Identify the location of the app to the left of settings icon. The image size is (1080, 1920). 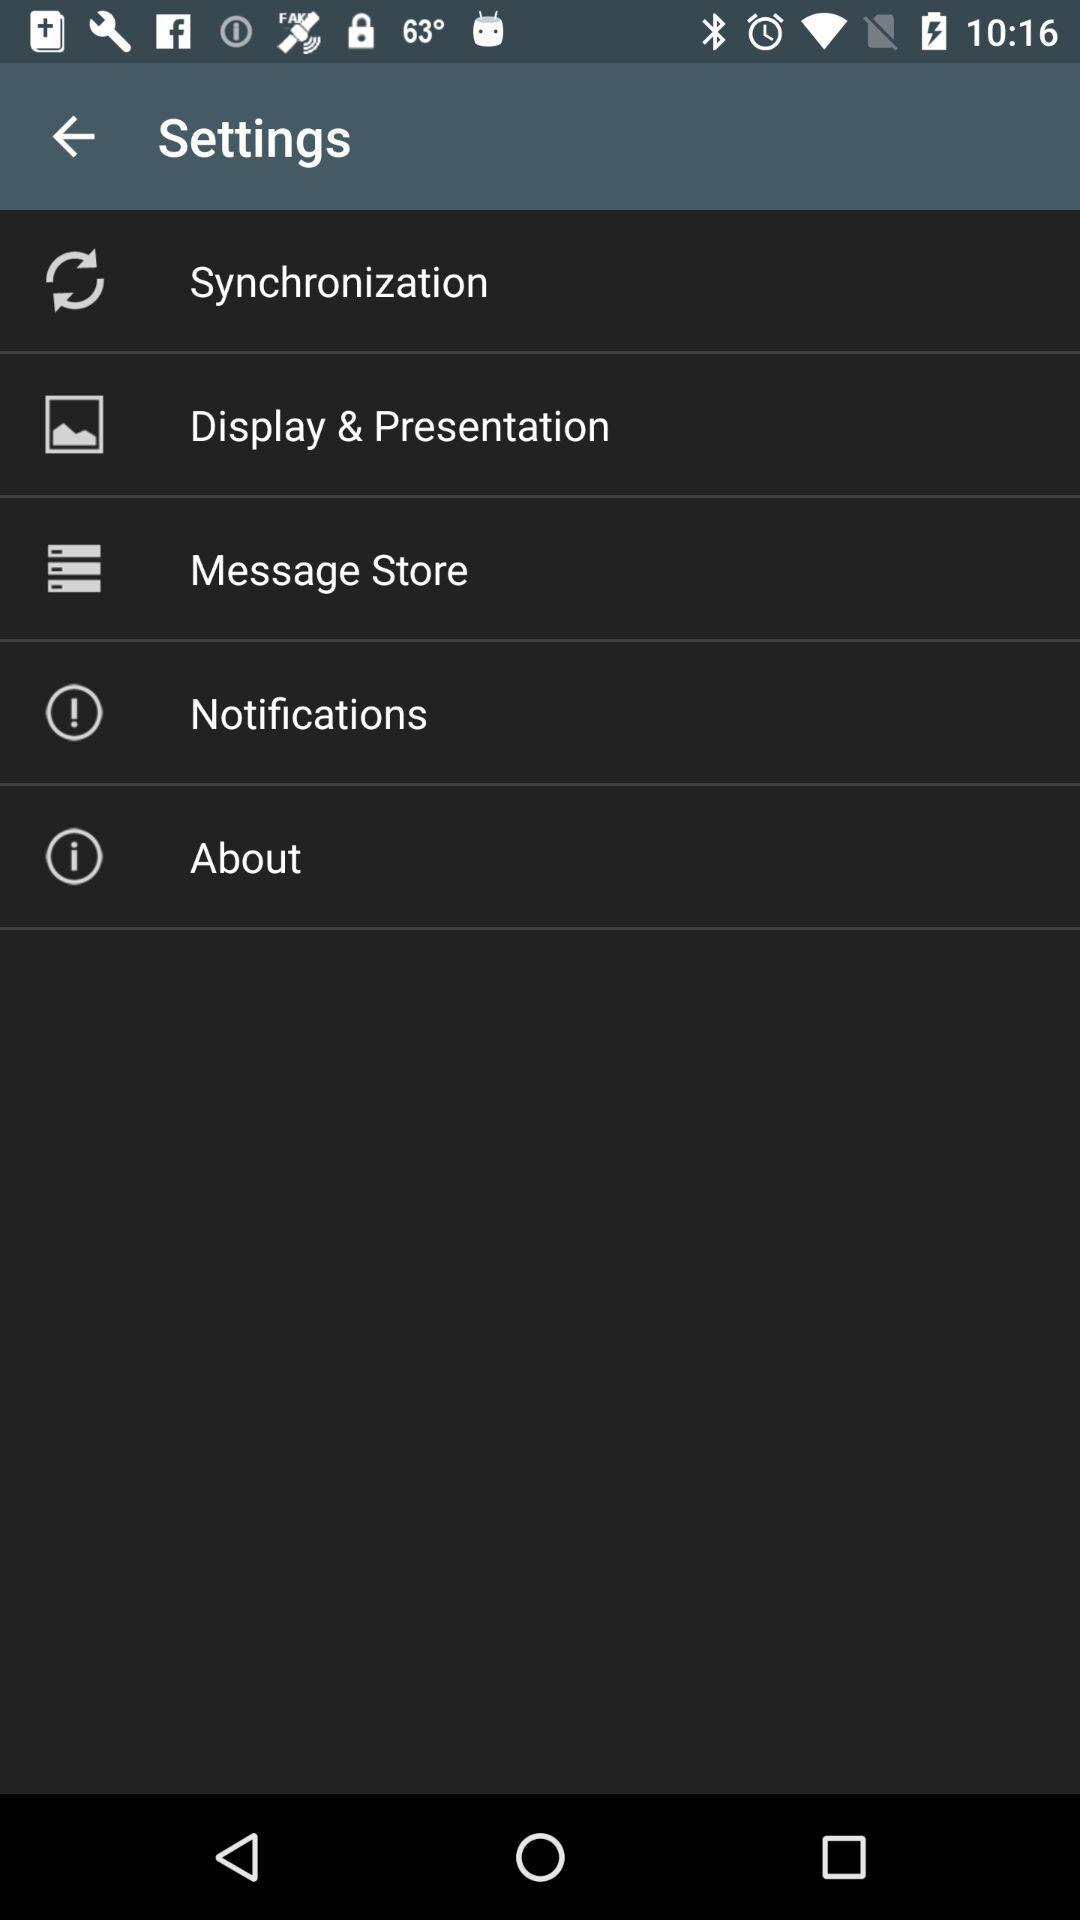
(72, 135).